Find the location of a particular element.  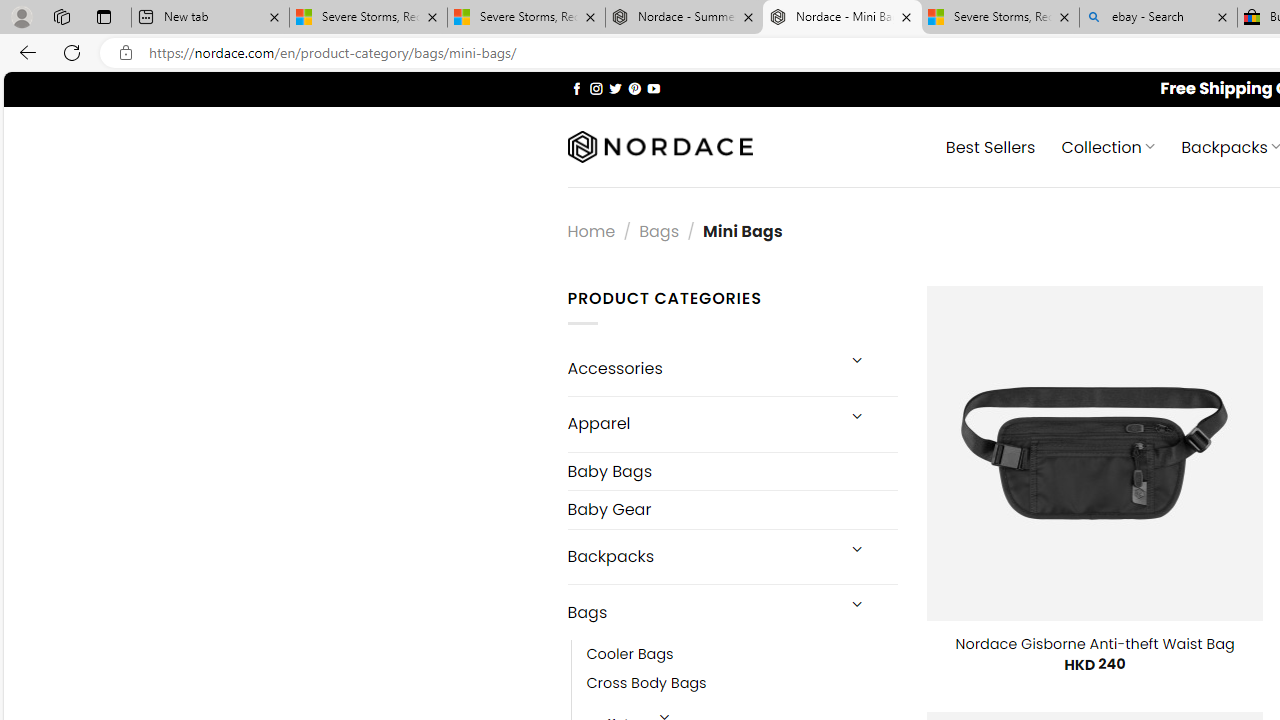

'Cross Body Bags' is located at coordinates (646, 683).